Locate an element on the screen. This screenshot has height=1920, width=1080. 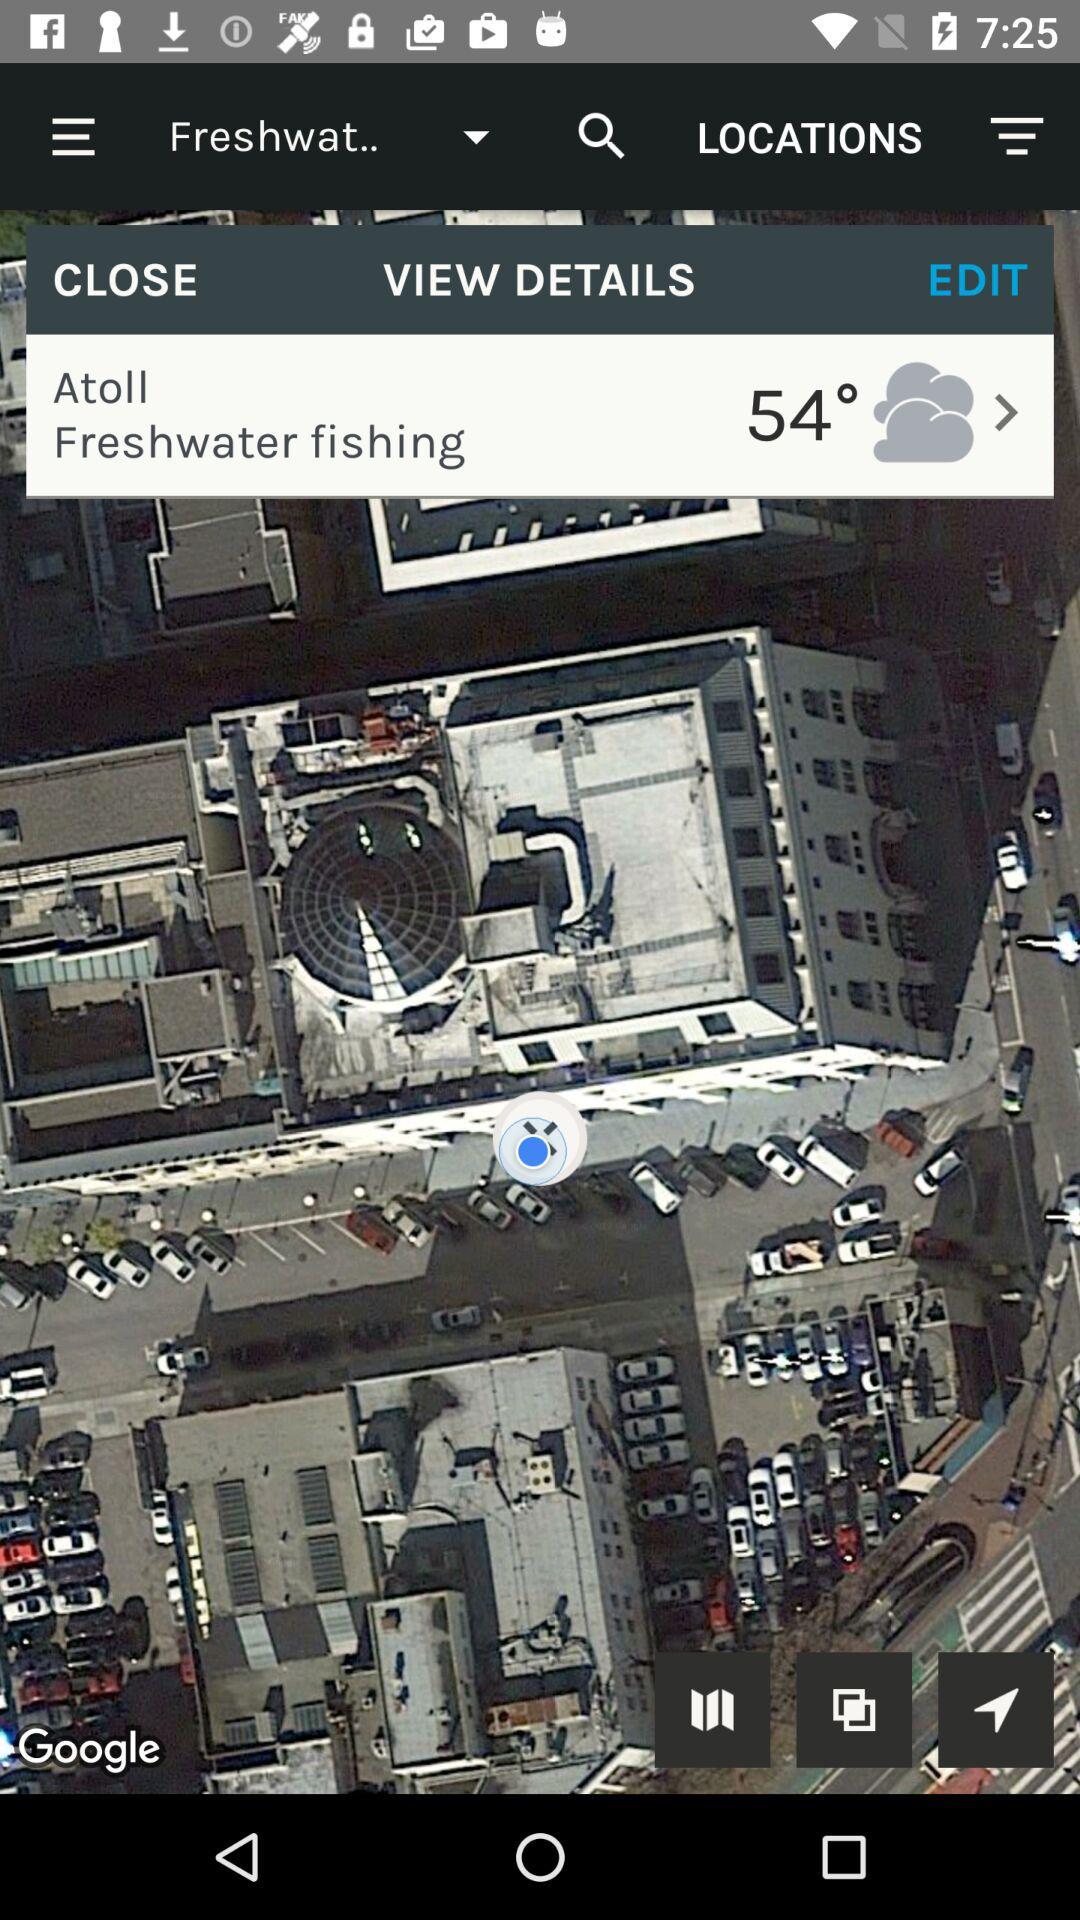
to change the direction is located at coordinates (995, 1708).